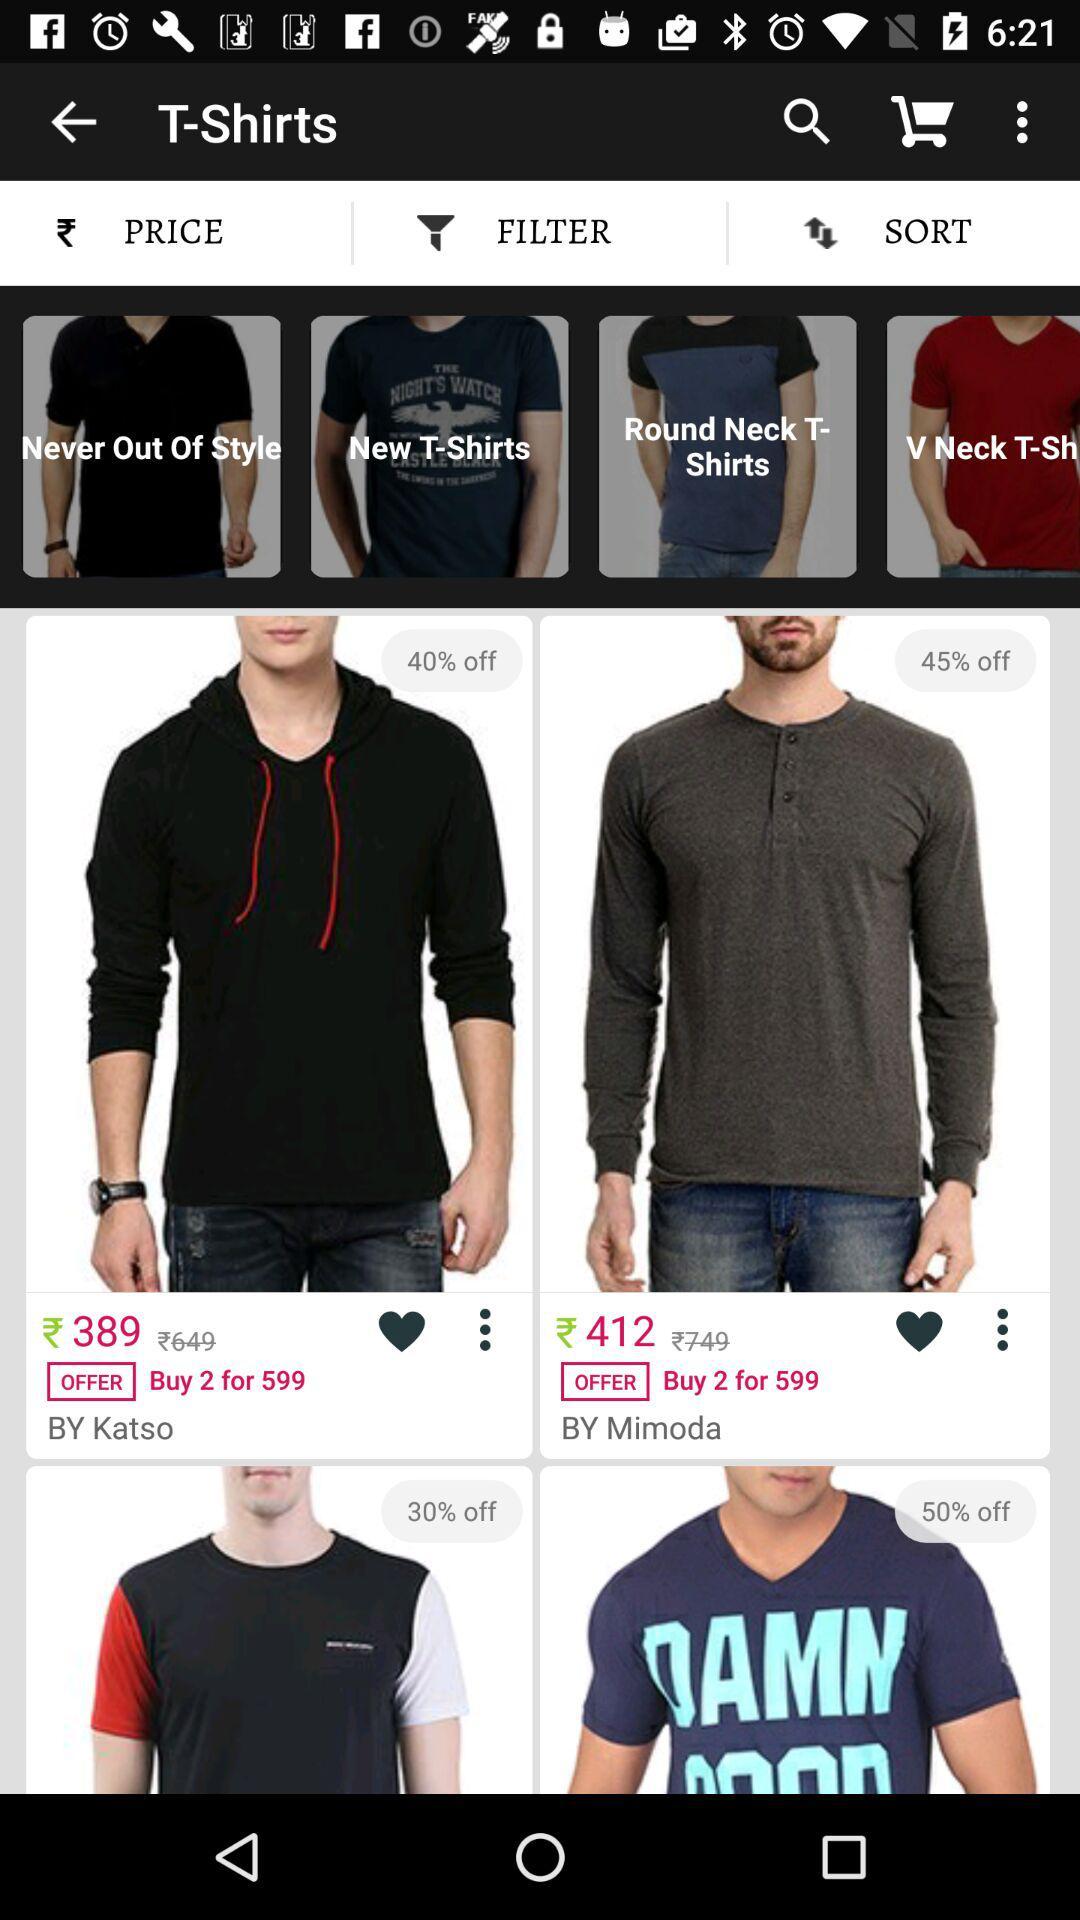 The height and width of the screenshot is (1920, 1080). What do you see at coordinates (118, 1425) in the screenshot?
I see `by katso` at bounding box center [118, 1425].